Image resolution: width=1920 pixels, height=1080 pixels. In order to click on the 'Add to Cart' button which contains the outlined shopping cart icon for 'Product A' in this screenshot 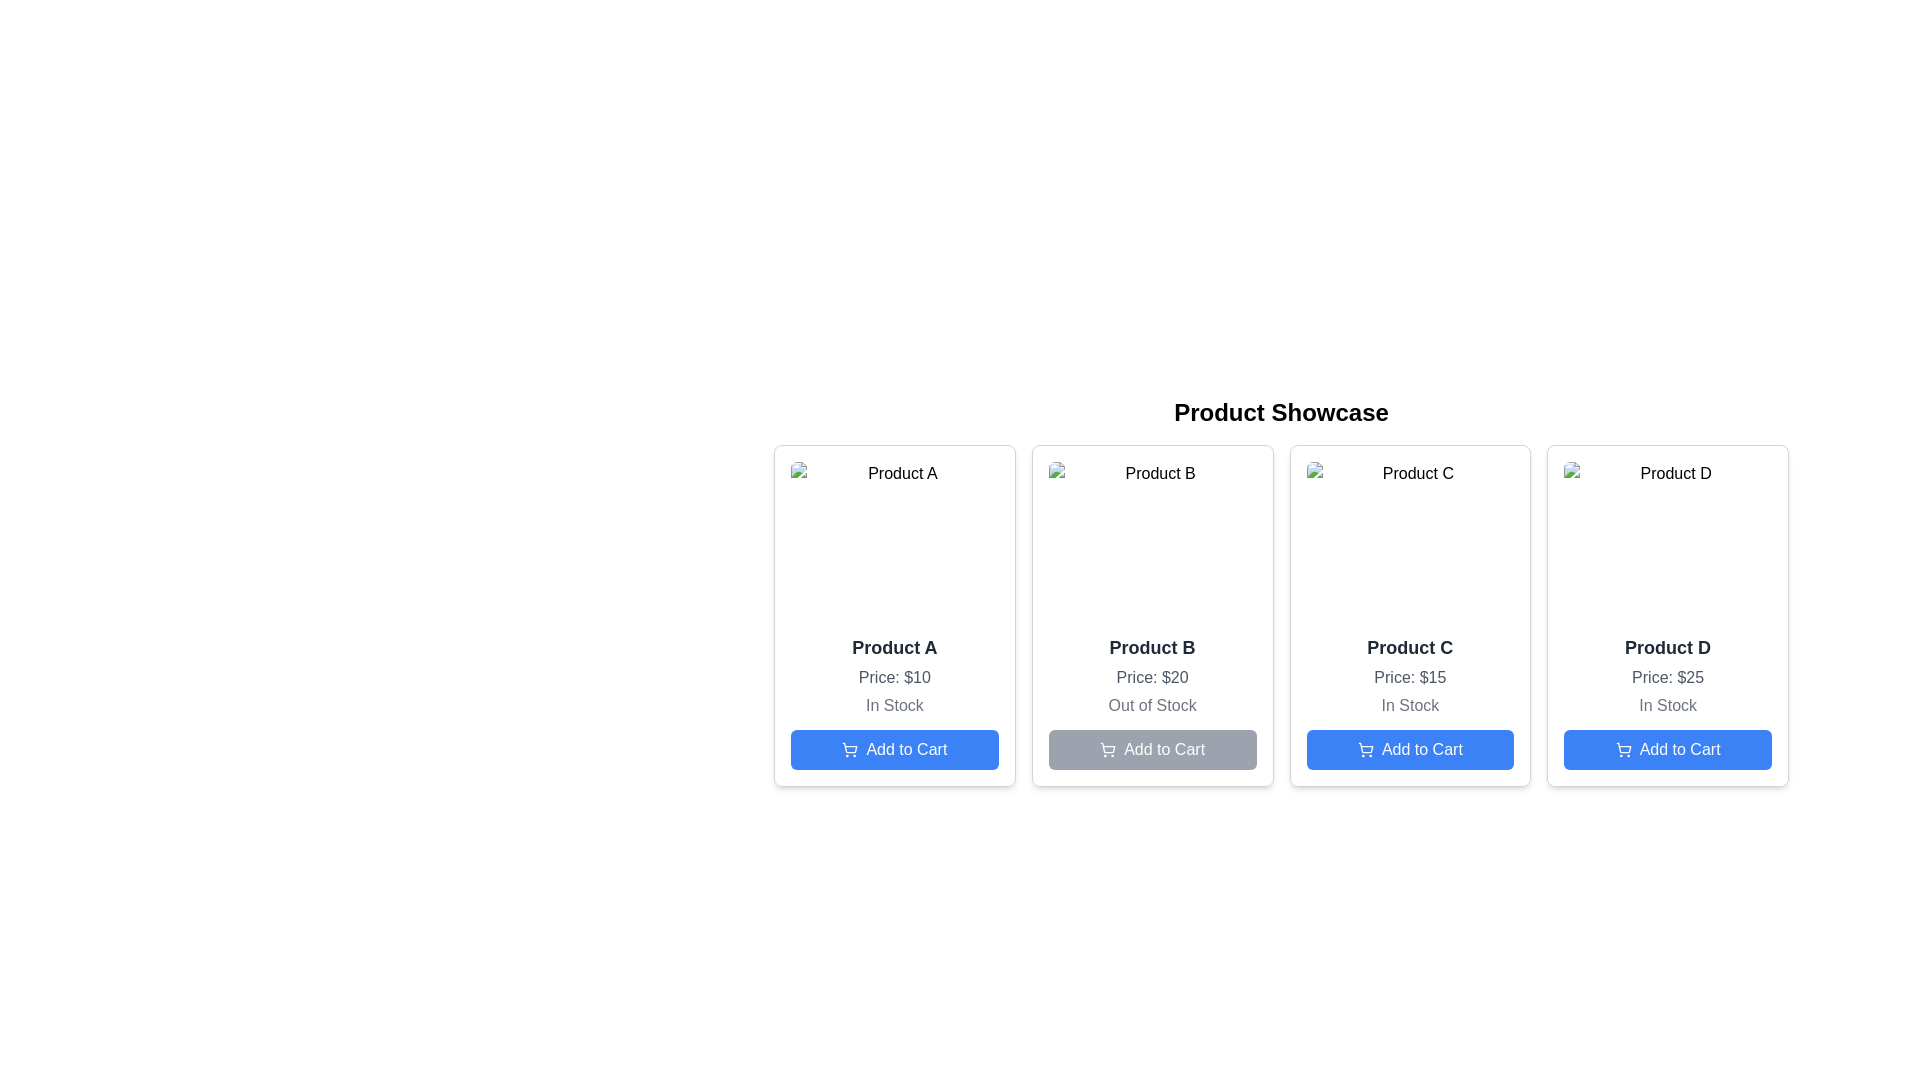, I will do `click(850, 749)`.